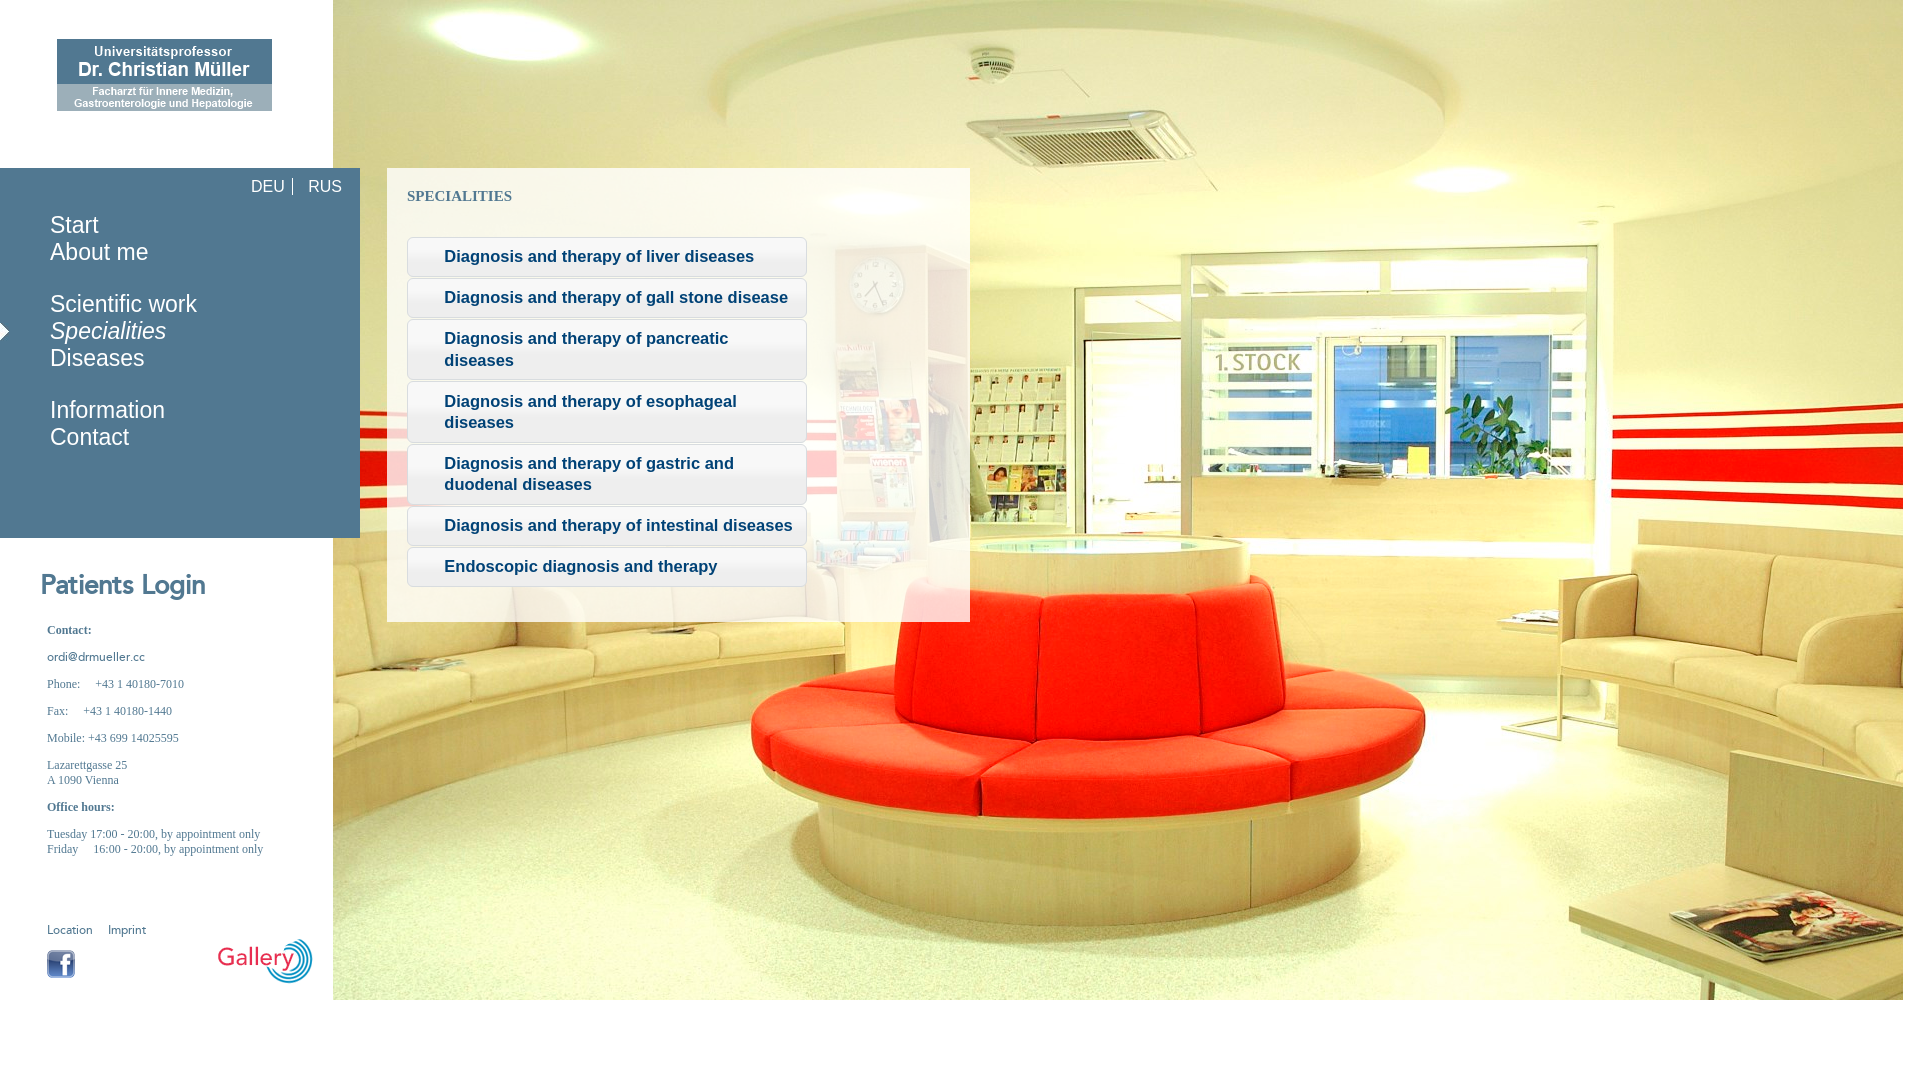  Describe the element at coordinates (605, 474) in the screenshot. I see `'Diagnosis and therapy of gastric and duodenal diseases'` at that location.